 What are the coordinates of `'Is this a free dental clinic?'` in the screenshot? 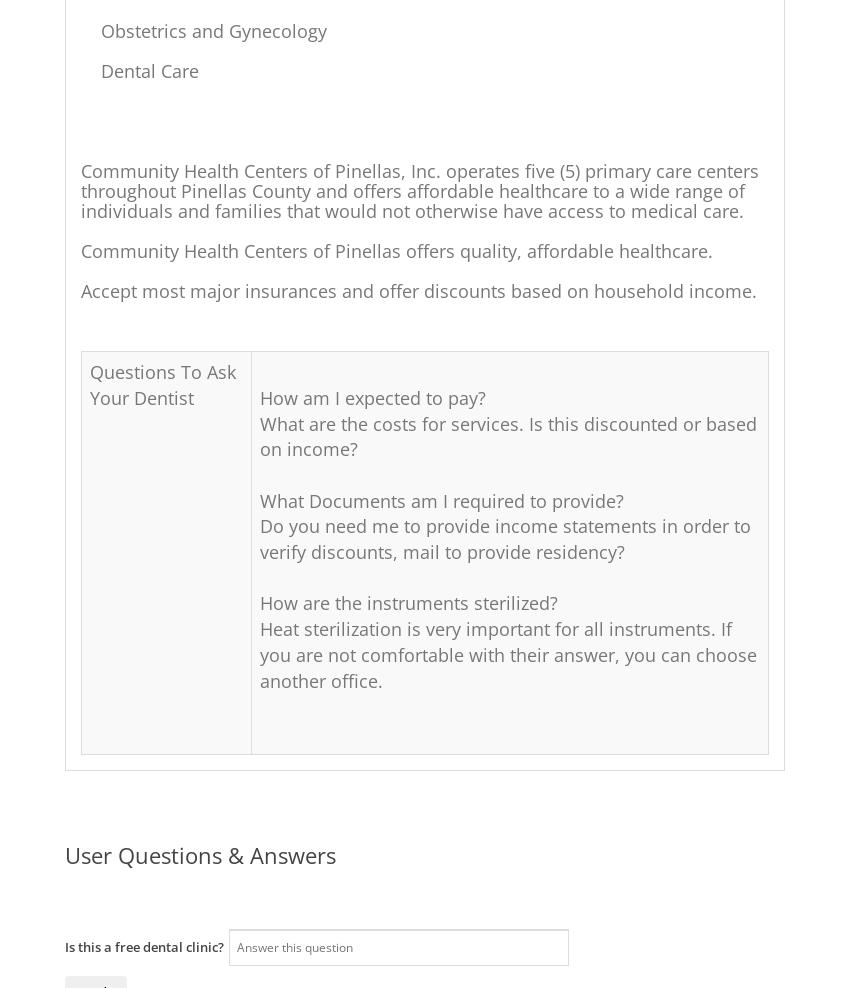 It's located at (144, 946).